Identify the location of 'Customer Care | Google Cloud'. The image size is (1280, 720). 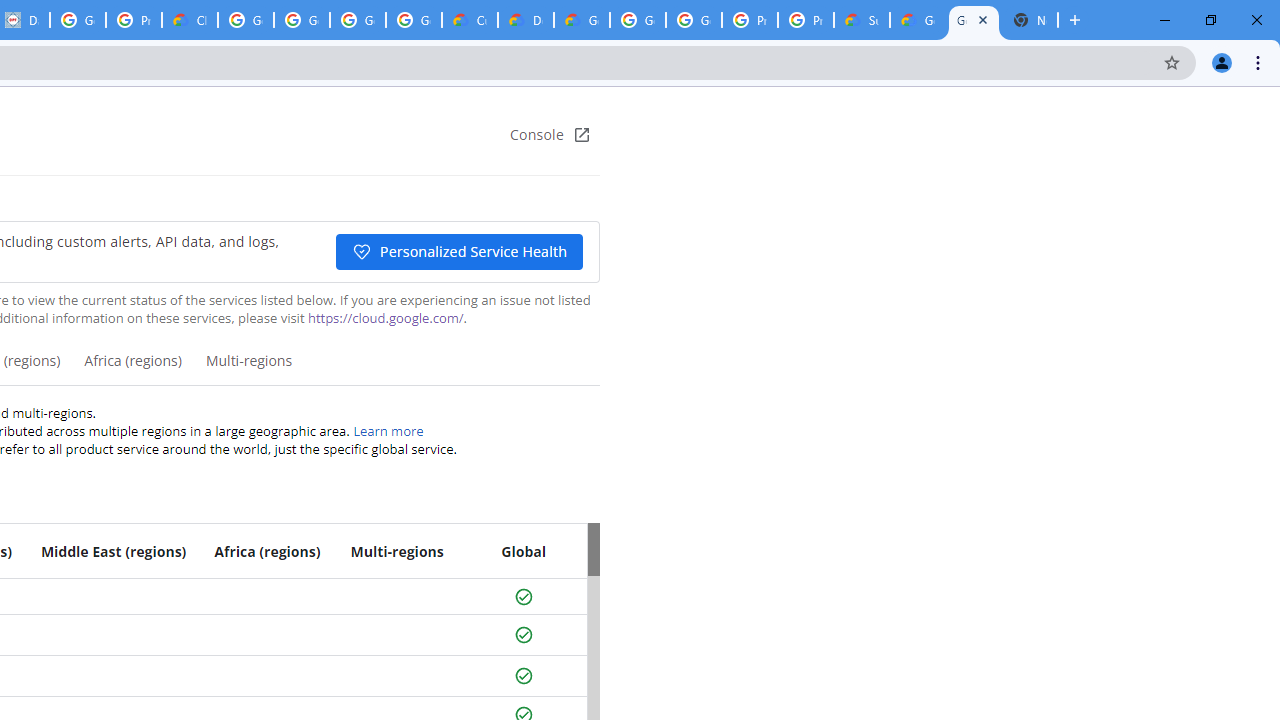
(468, 20).